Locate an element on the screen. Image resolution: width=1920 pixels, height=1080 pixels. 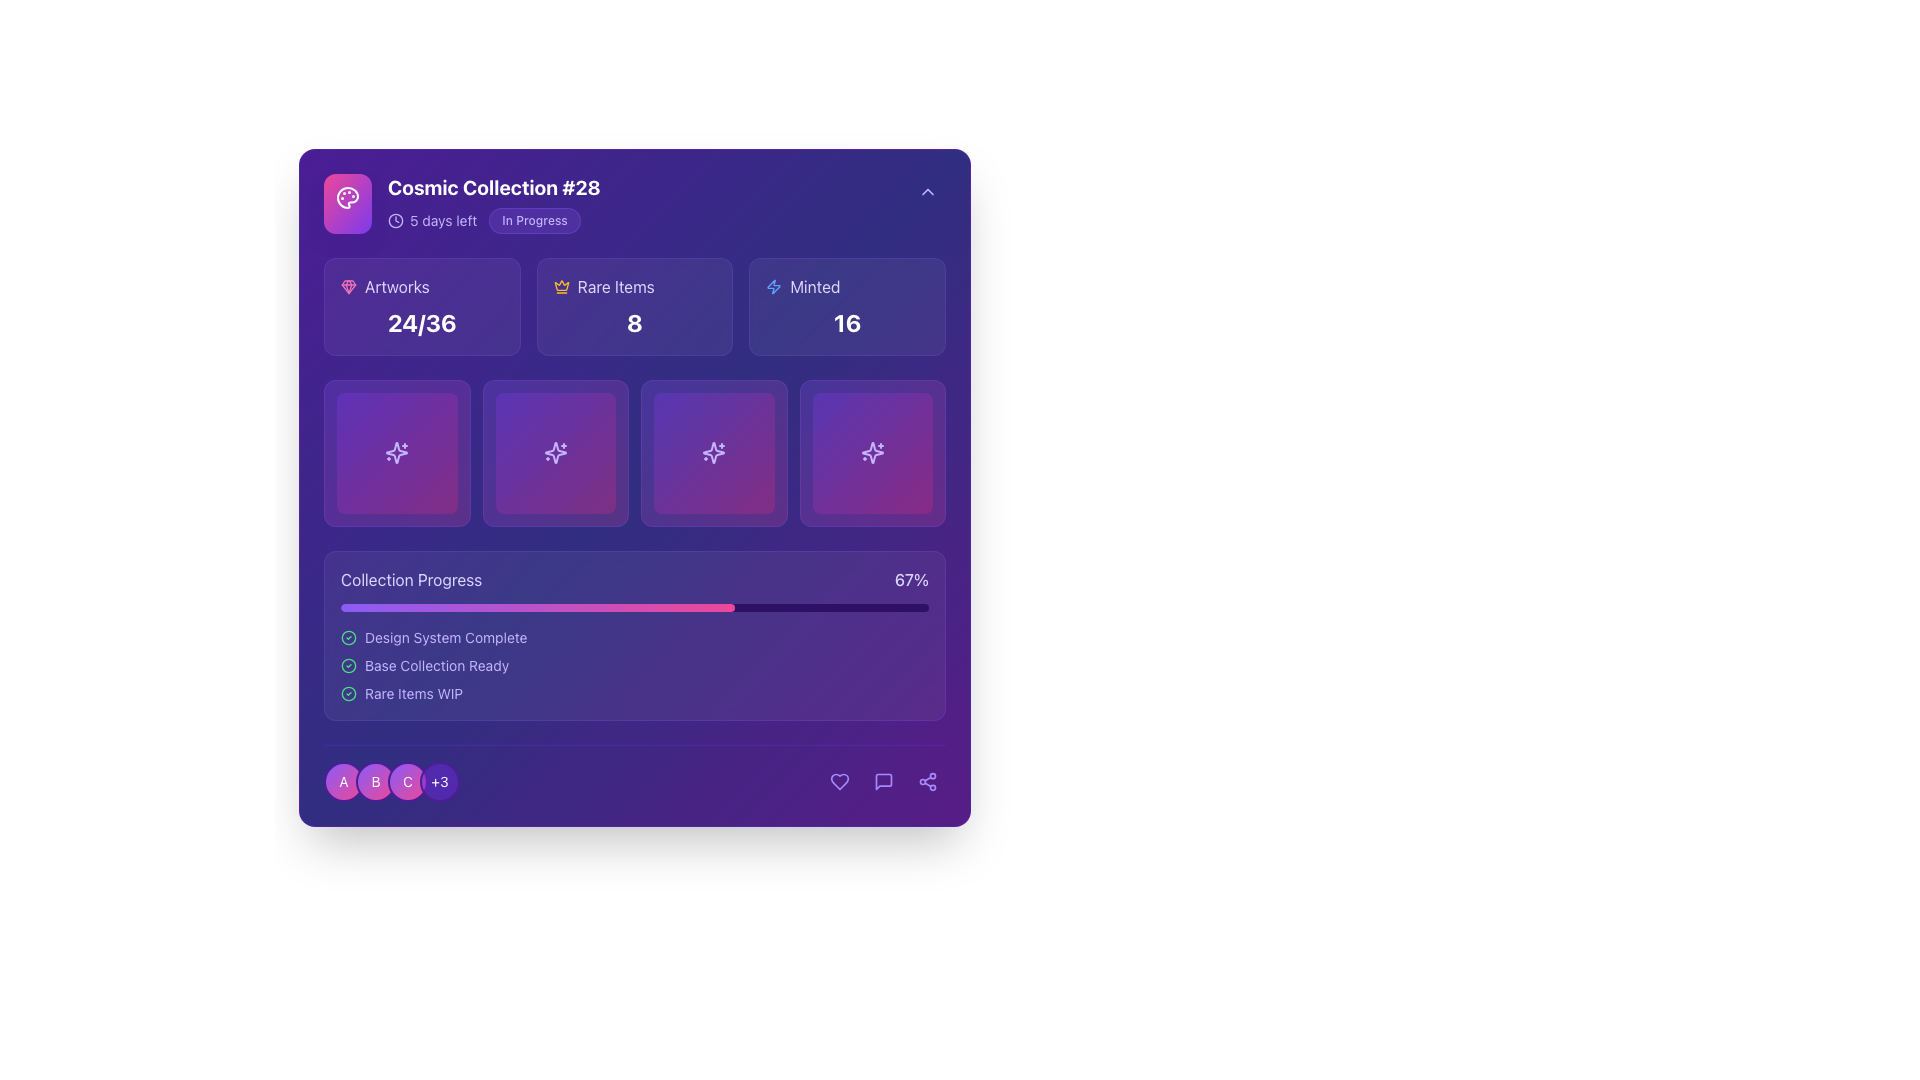
the status icon indicating 'Completed/Verified' for the task 'Rare Items WIP' located in the Collection Progress list is located at coordinates (349, 692).